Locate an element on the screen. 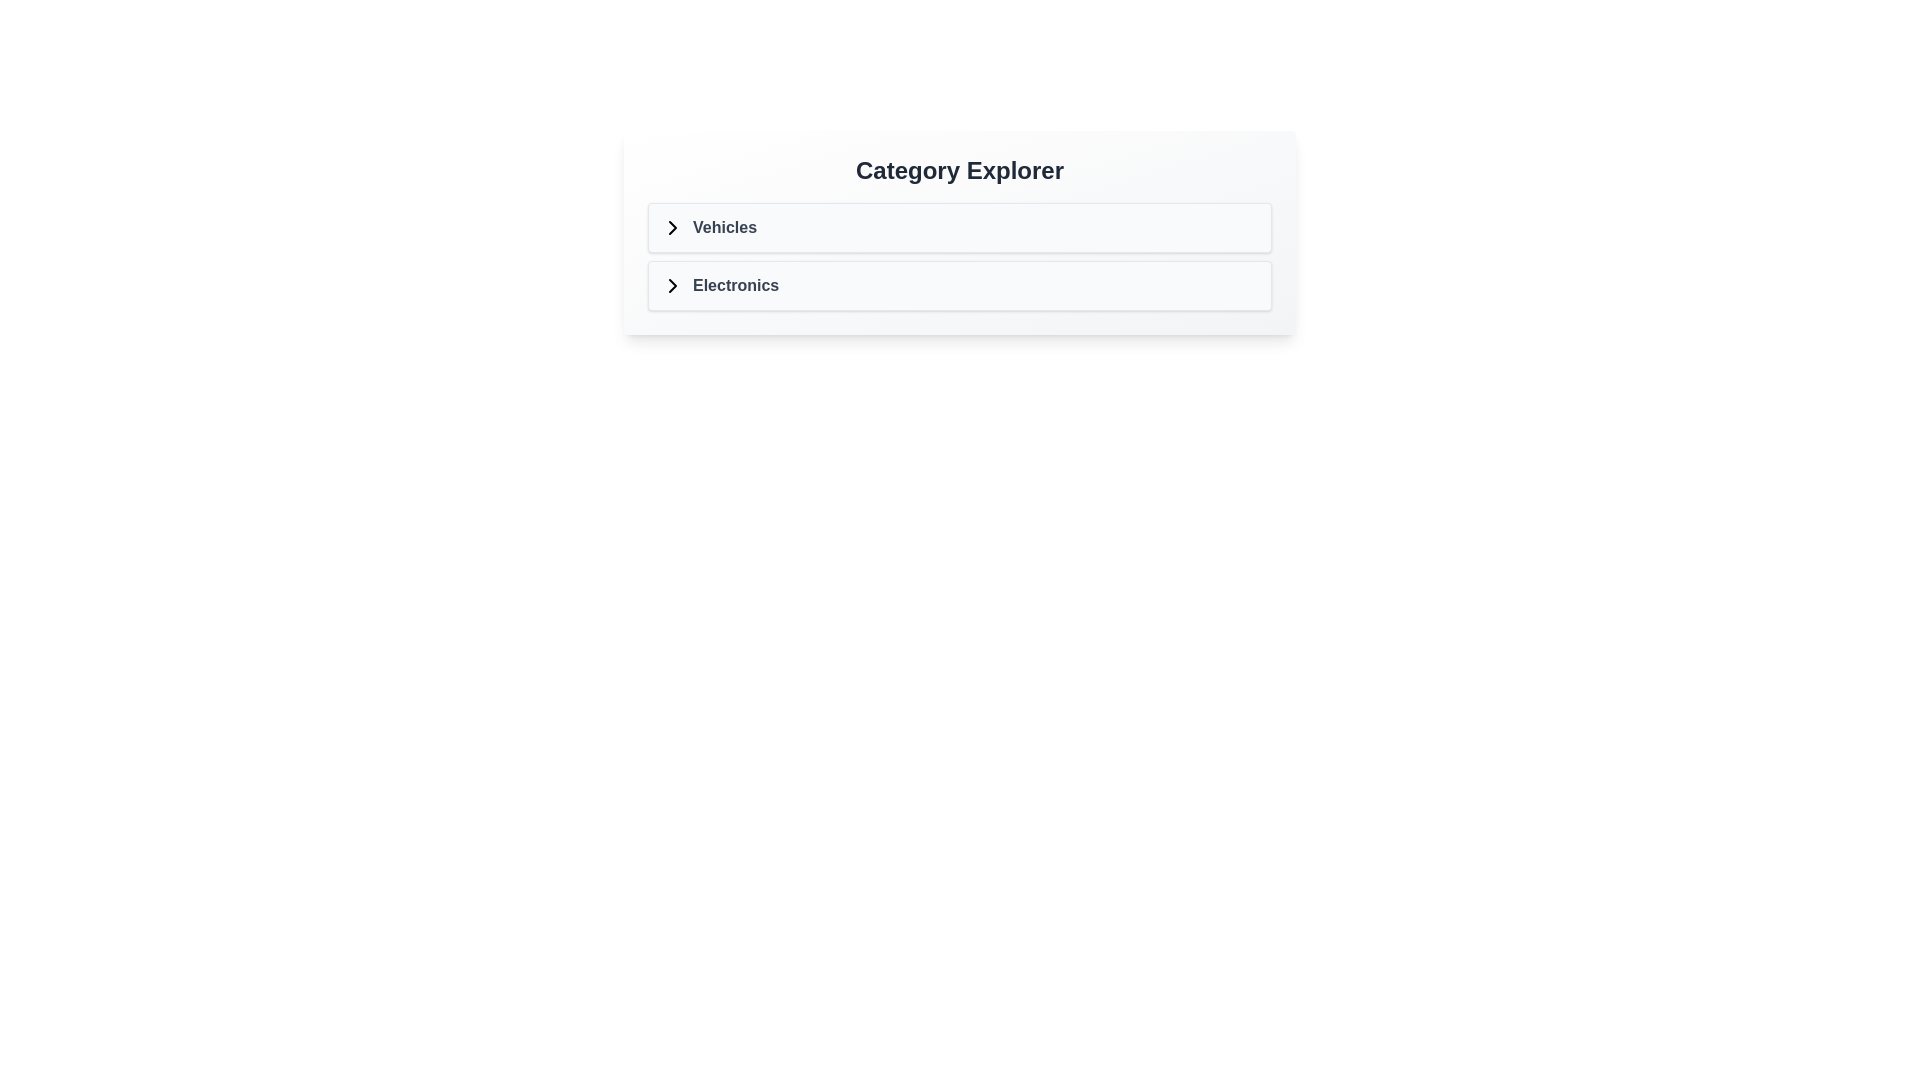 This screenshot has width=1920, height=1080. the 'Electronics' text with icon element, which is styled in bold dark gray and positioned beneath the 'Vehicles' entry in the Category Explorer list is located at coordinates (720, 285).